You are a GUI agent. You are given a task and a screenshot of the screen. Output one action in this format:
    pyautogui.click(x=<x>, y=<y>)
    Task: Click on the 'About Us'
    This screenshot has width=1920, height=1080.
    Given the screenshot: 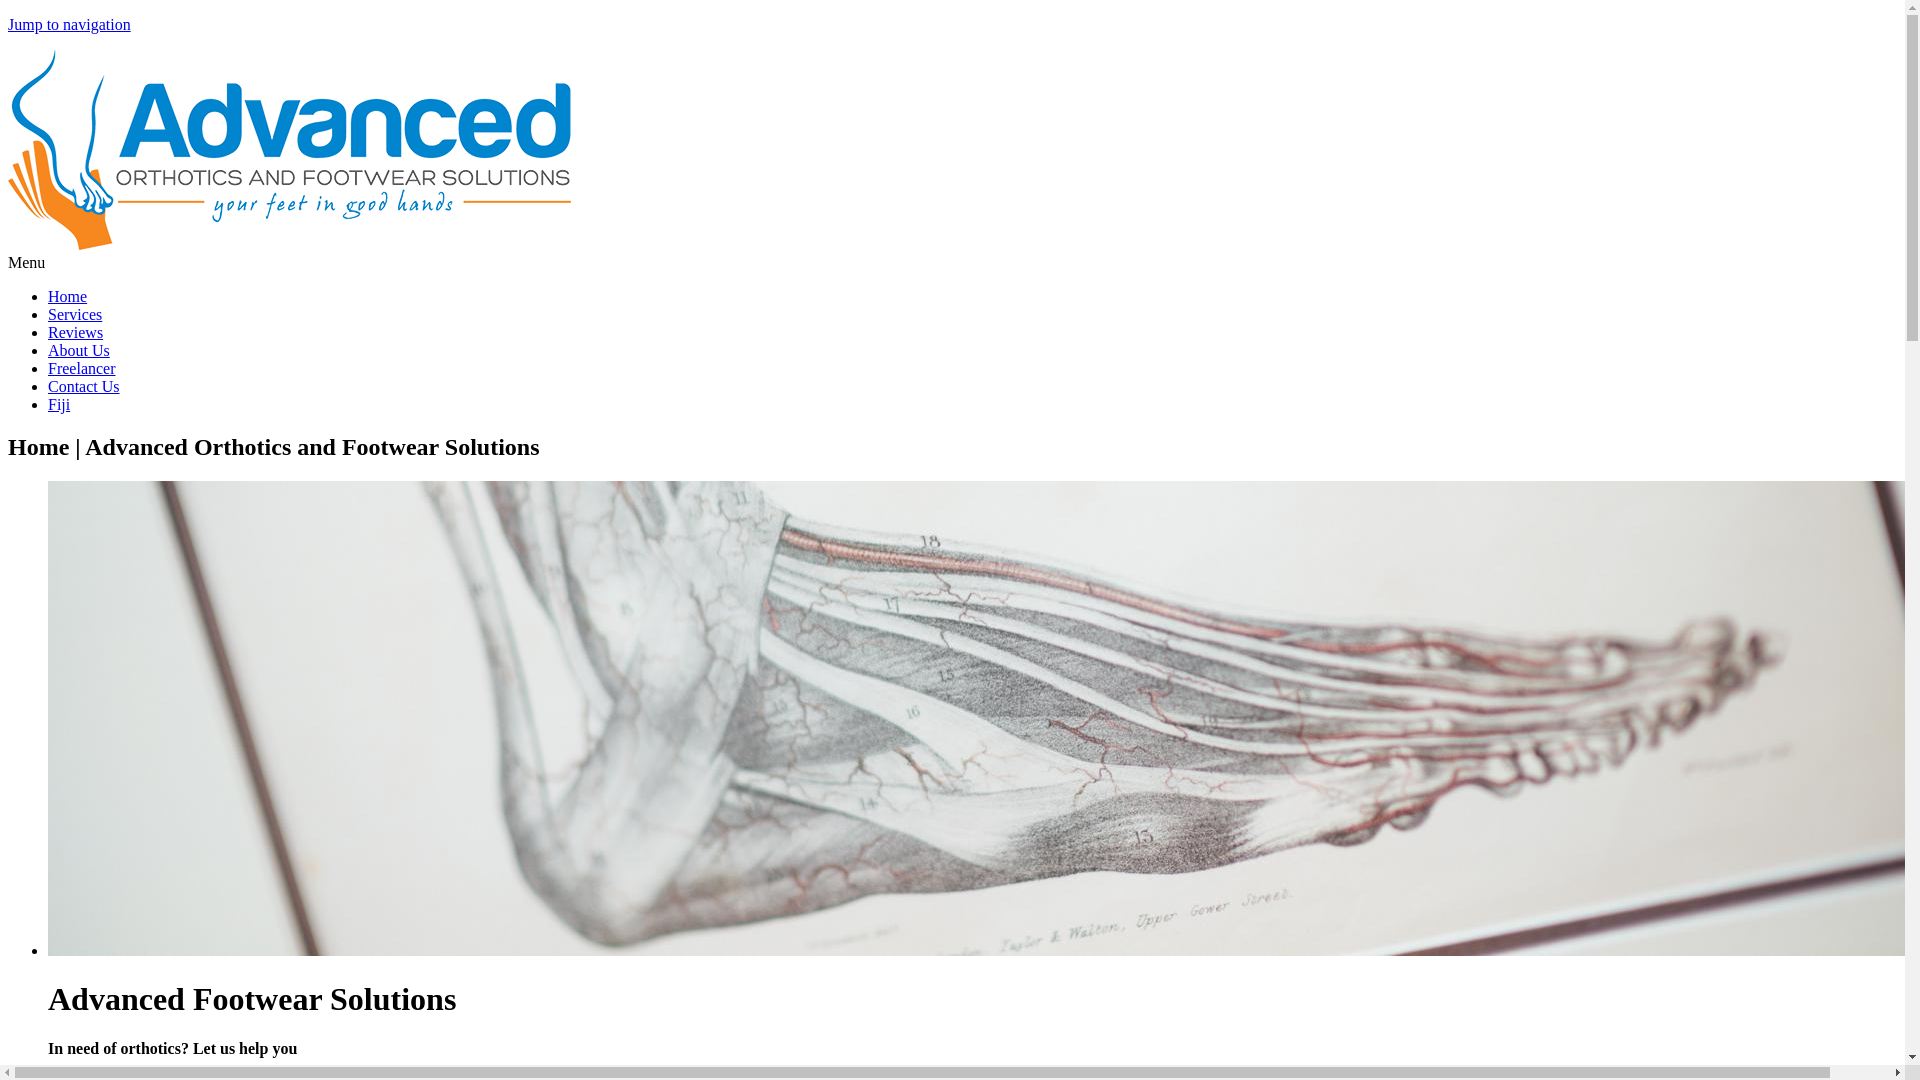 What is the action you would take?
    pyautogui.click(x=78, y=349)
    